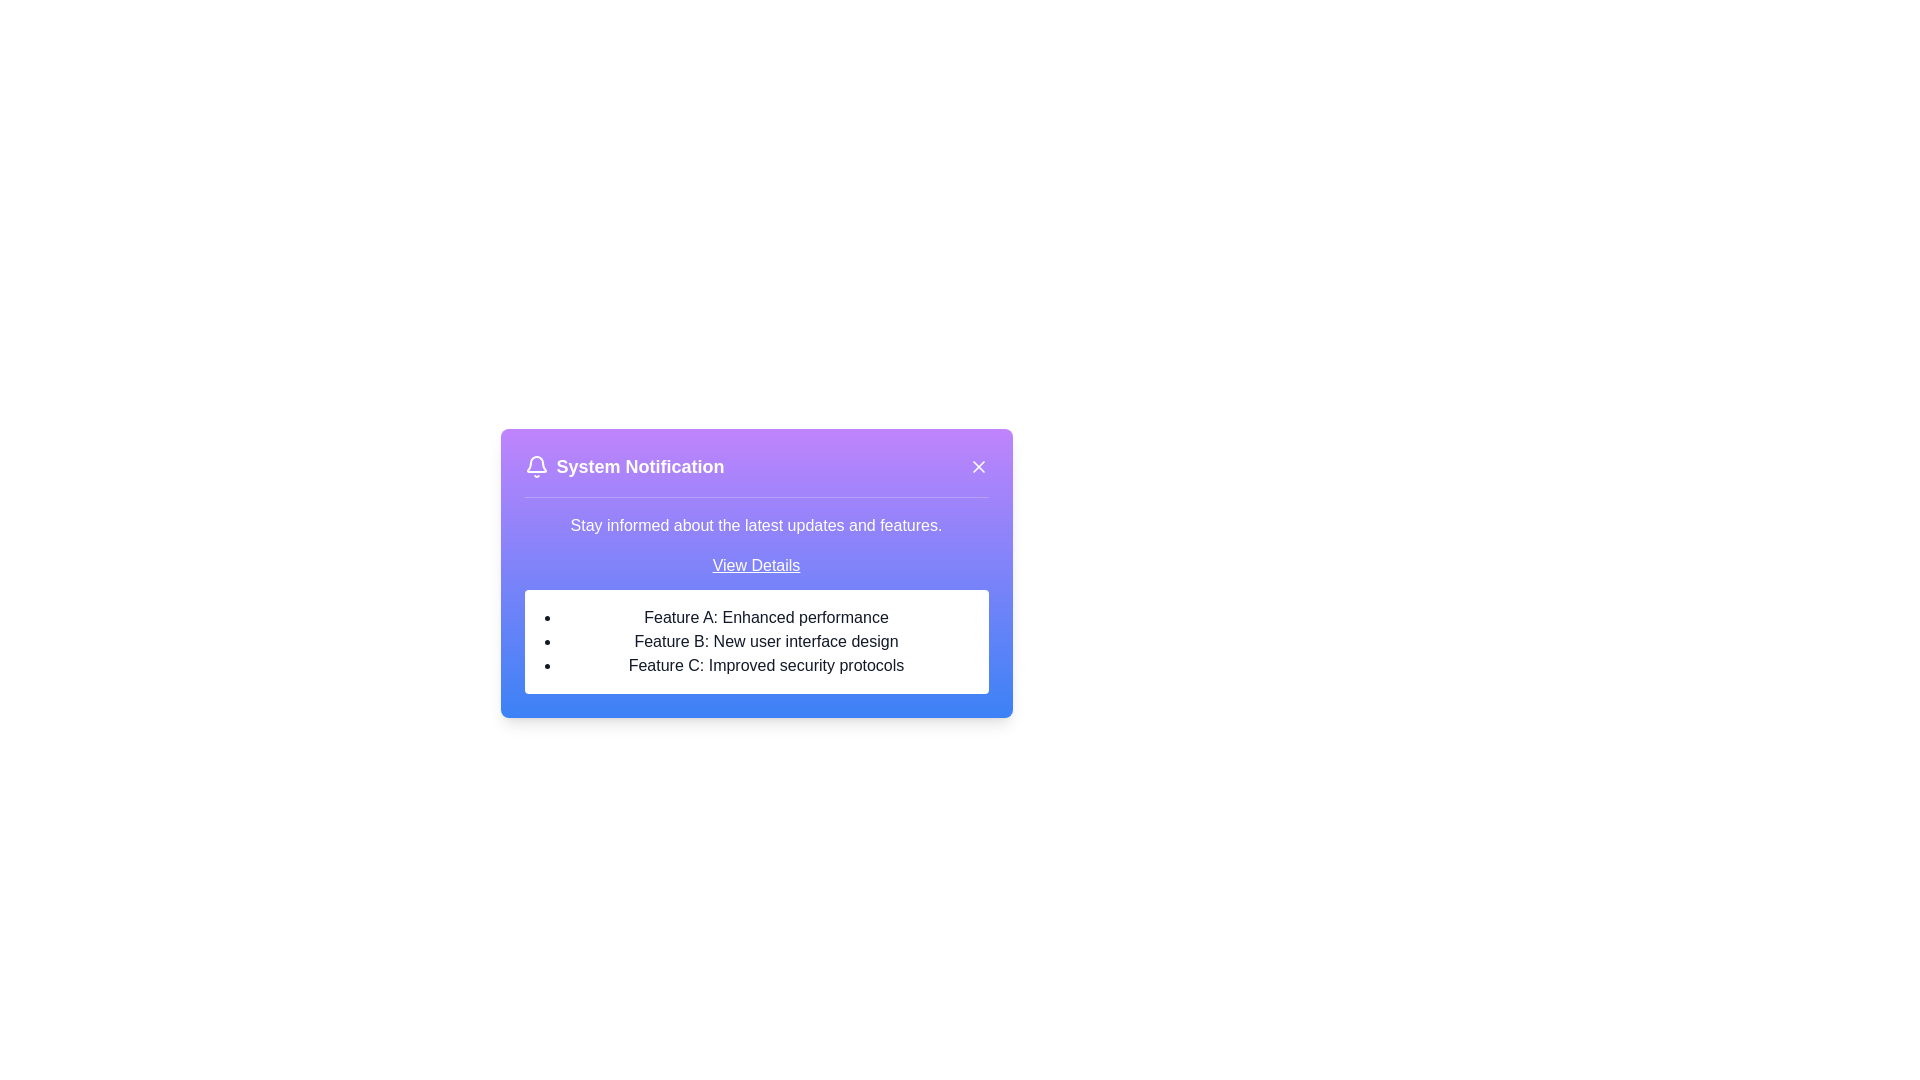  I want to click on the 'View Details' link to toggle the details section, so click(755, 566).